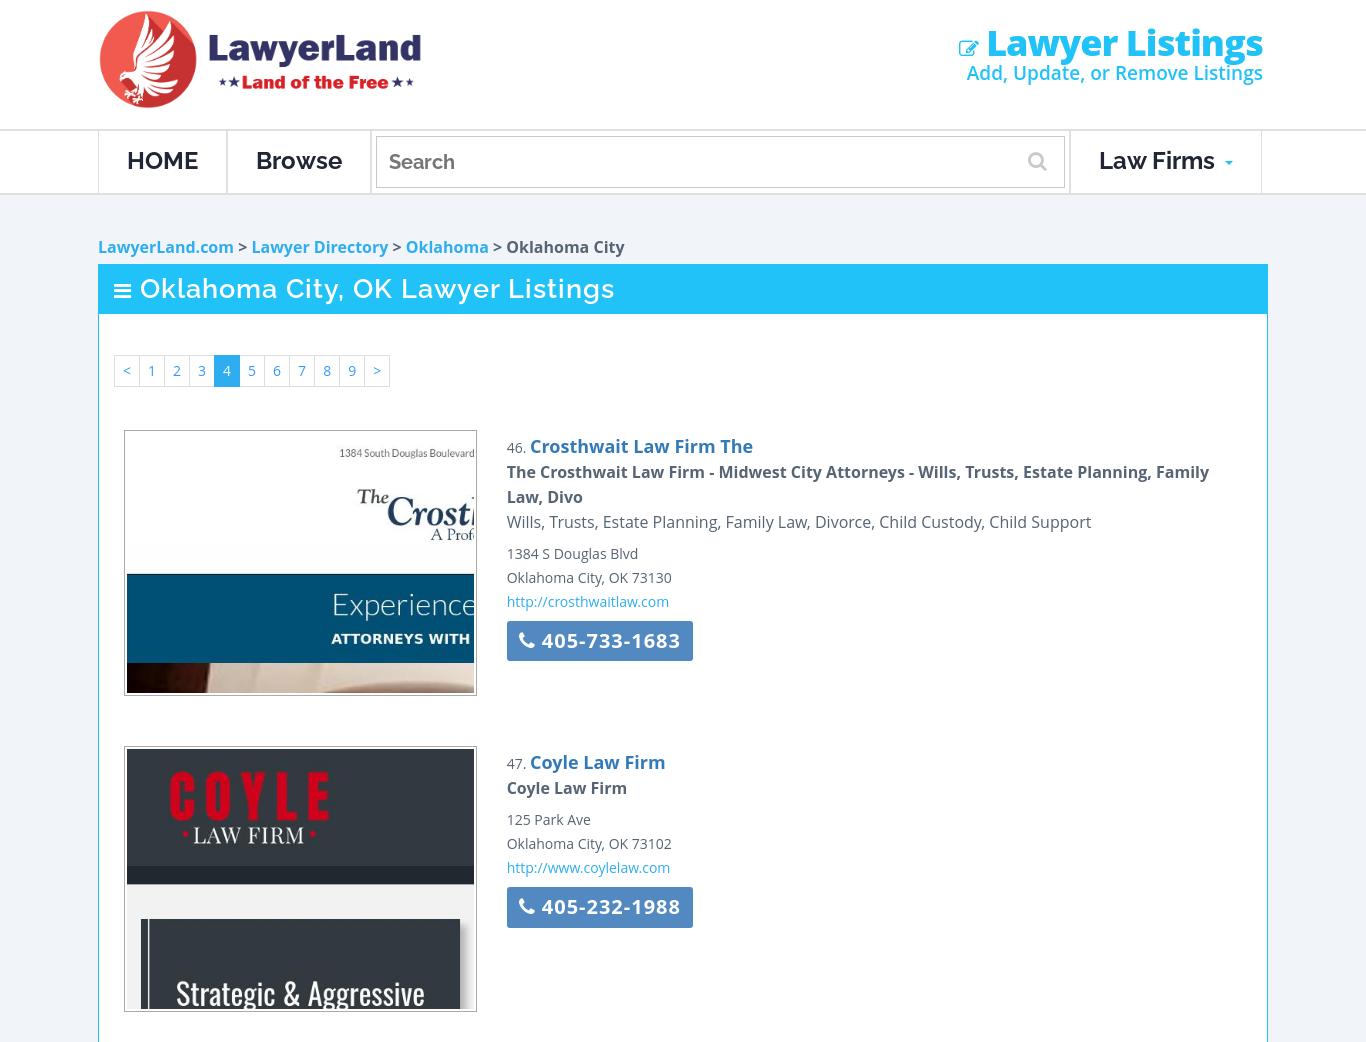  Describe the element at coordinates (1160, 160) in the screenshot. I see `'Law Firms'` at that location.